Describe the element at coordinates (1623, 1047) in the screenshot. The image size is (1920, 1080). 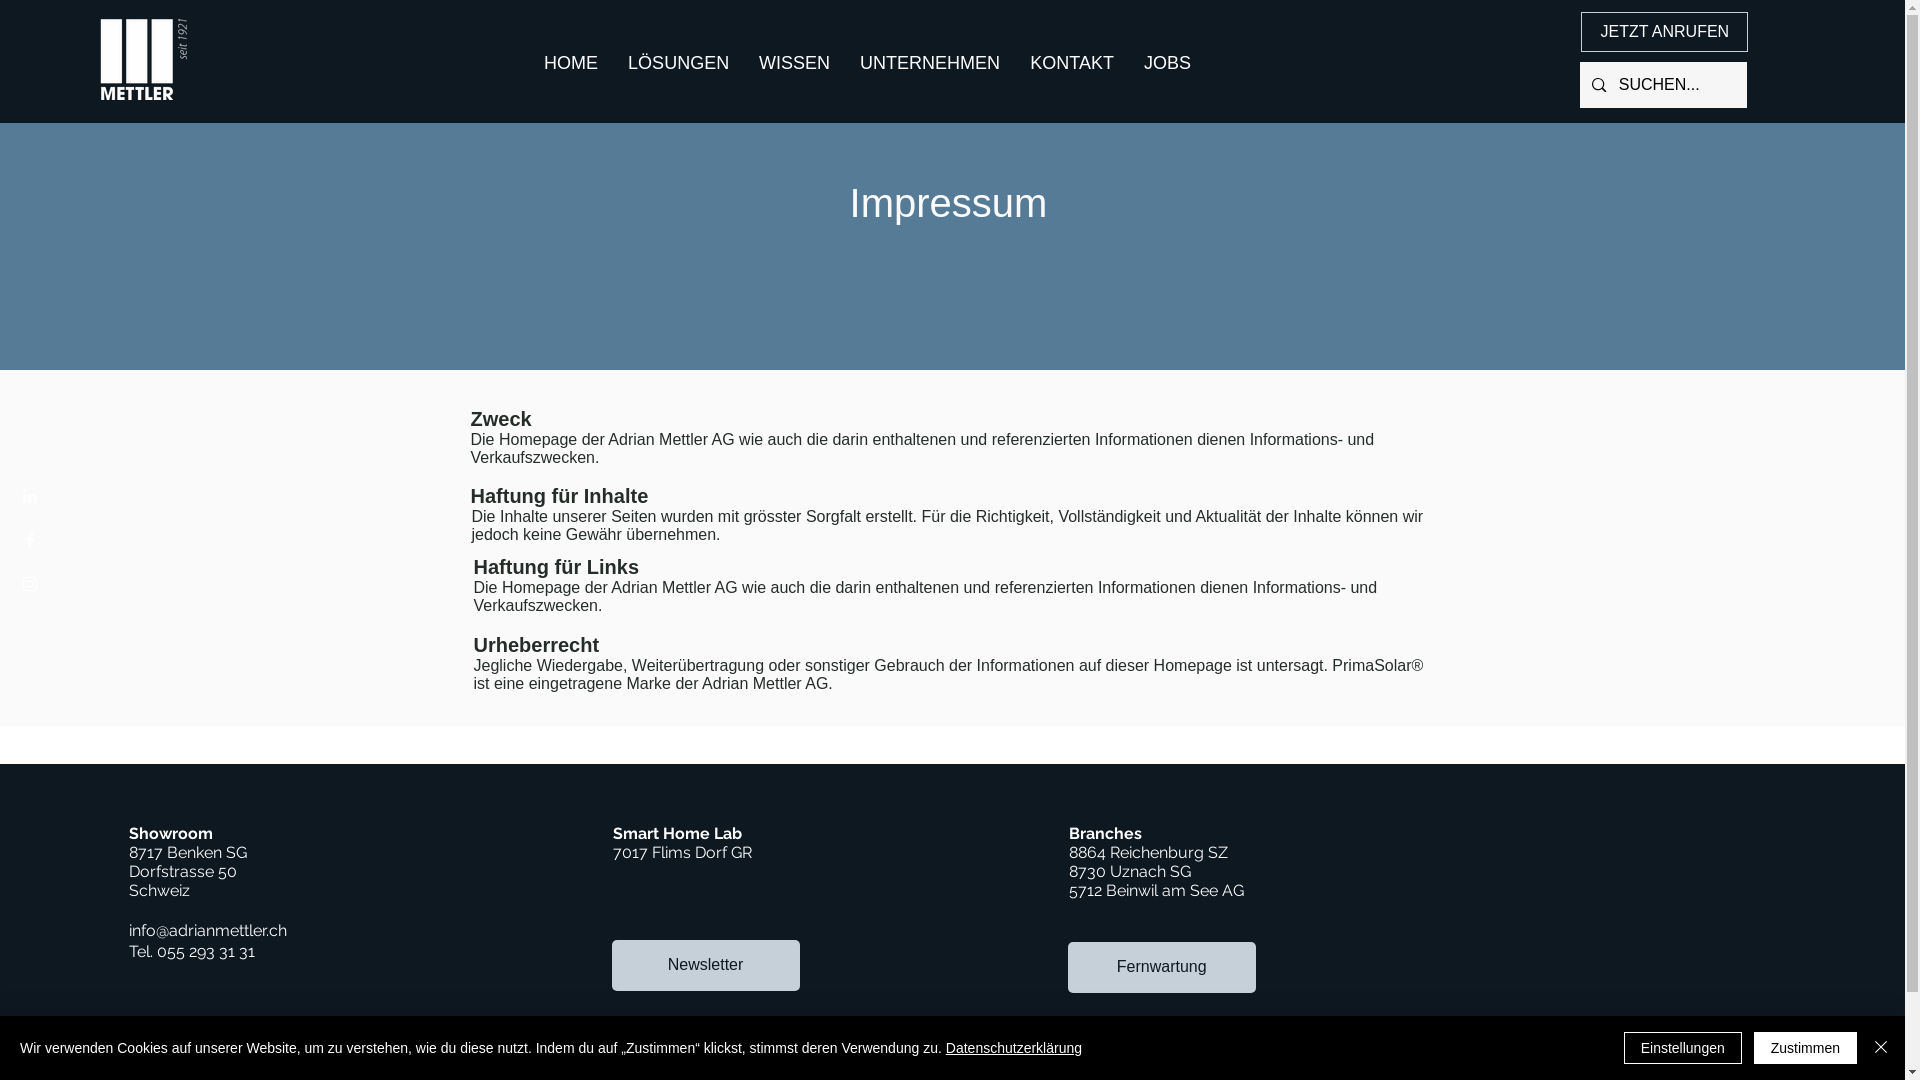
I see `'Einstellungen'` at that location.